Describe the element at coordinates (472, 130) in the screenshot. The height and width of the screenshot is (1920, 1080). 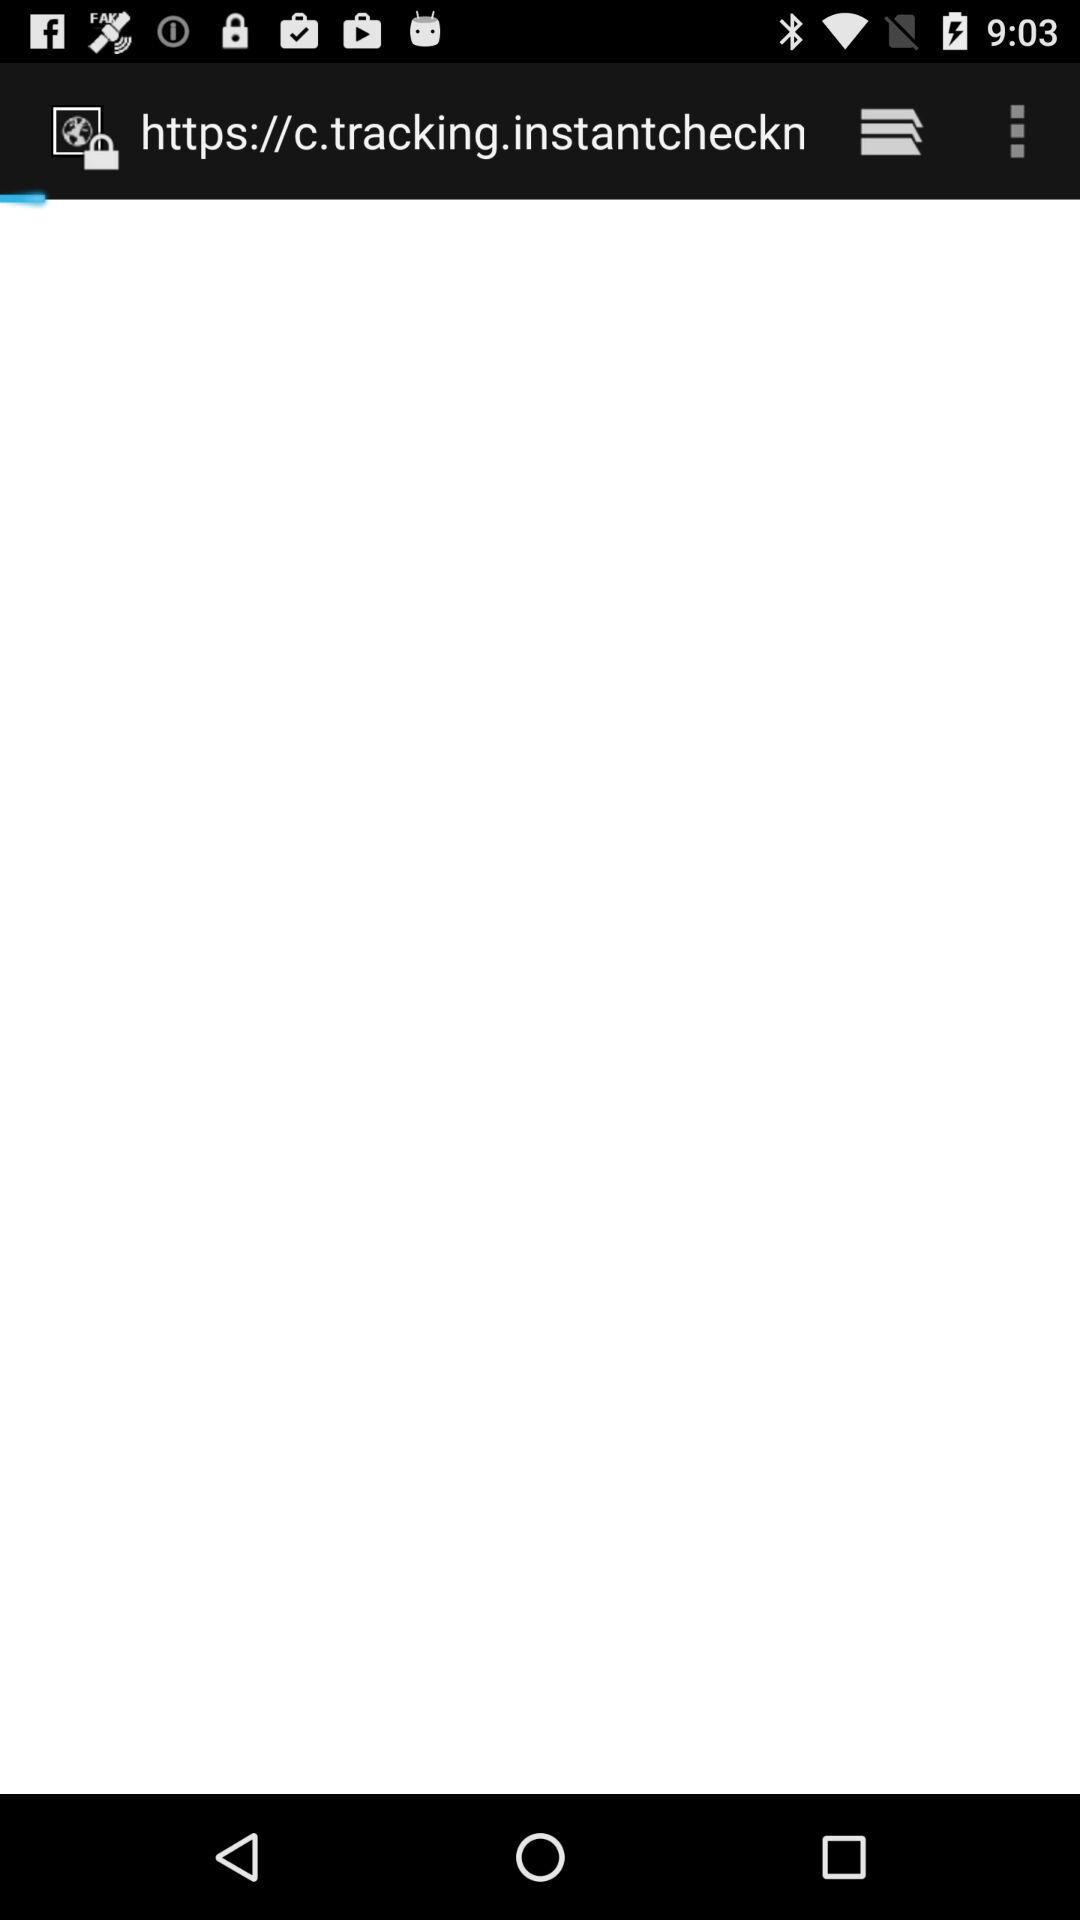
I see `https www phone` at that location.